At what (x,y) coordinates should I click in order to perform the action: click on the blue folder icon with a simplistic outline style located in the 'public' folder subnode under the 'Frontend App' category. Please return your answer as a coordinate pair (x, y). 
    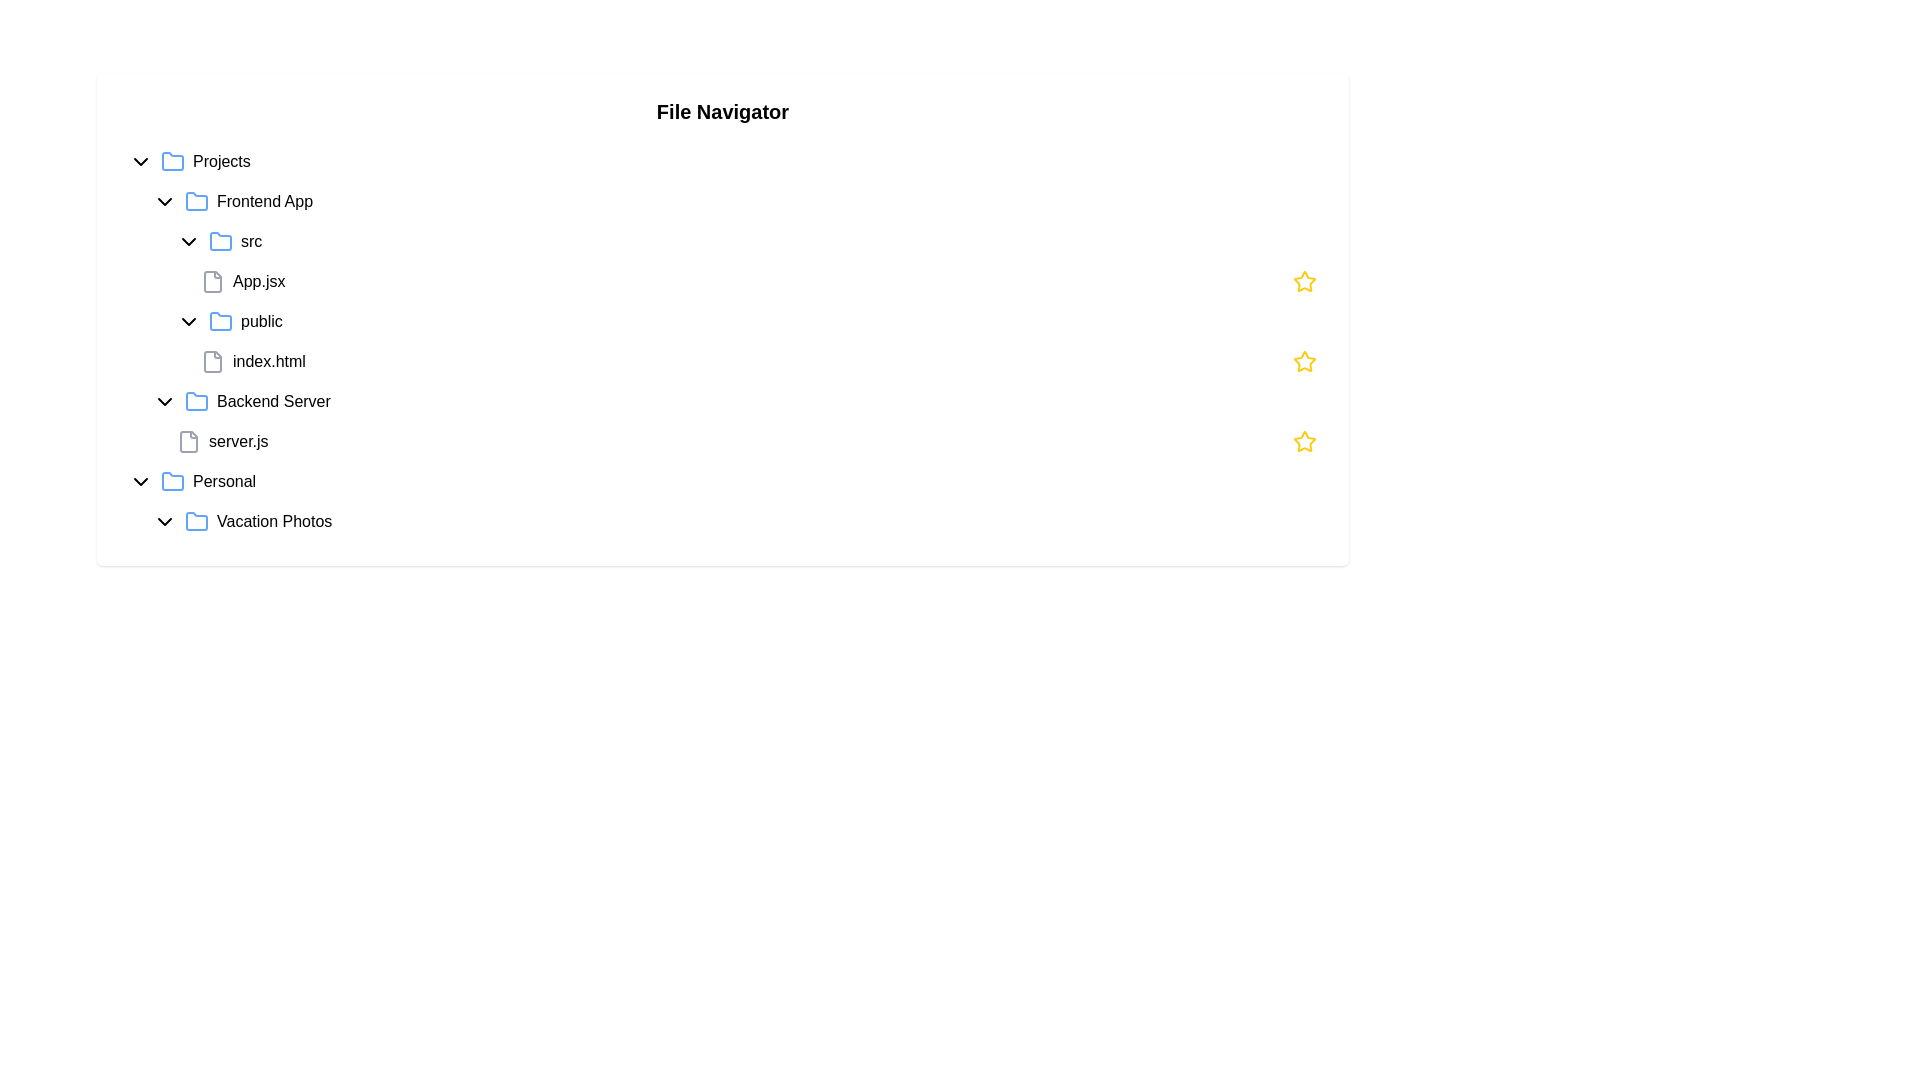
    Looking at the image, I should click on (220, 320).